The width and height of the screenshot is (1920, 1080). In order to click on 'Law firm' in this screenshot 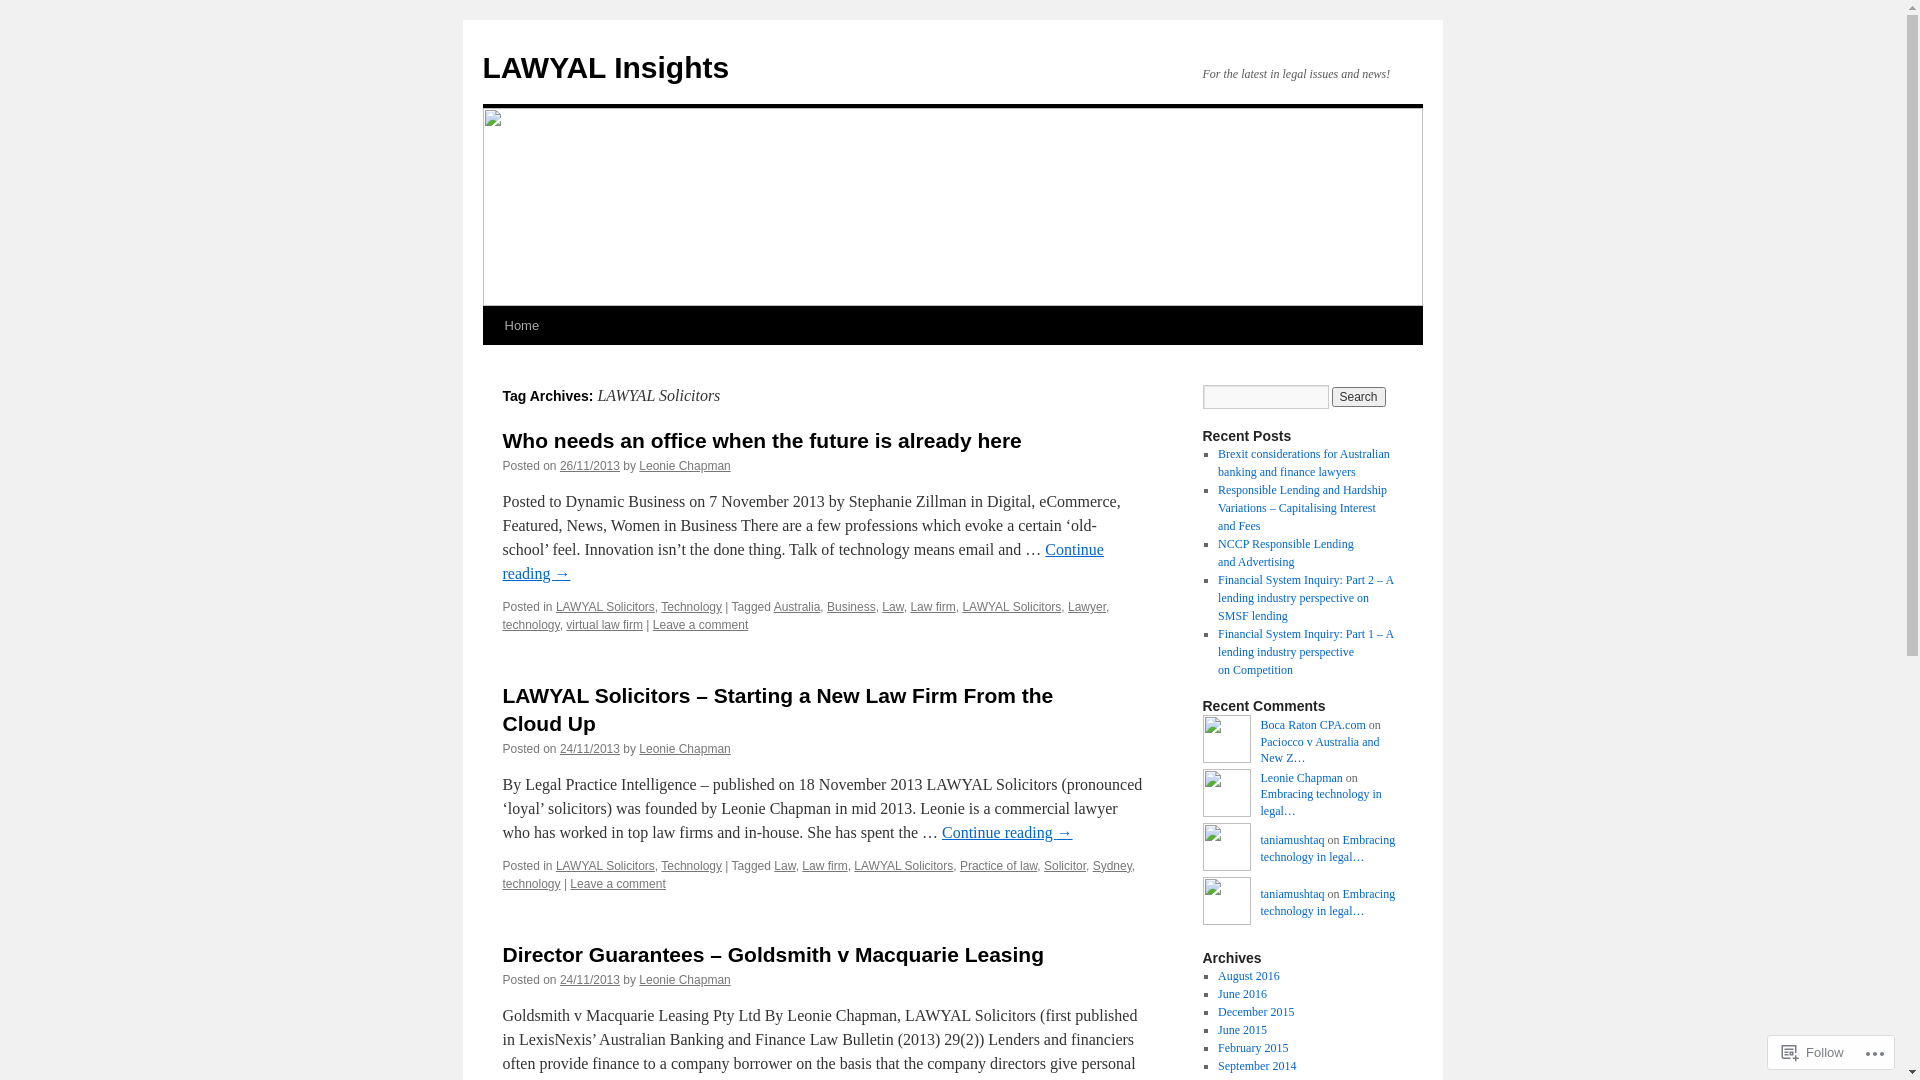, I will do `click(931, 605)`.